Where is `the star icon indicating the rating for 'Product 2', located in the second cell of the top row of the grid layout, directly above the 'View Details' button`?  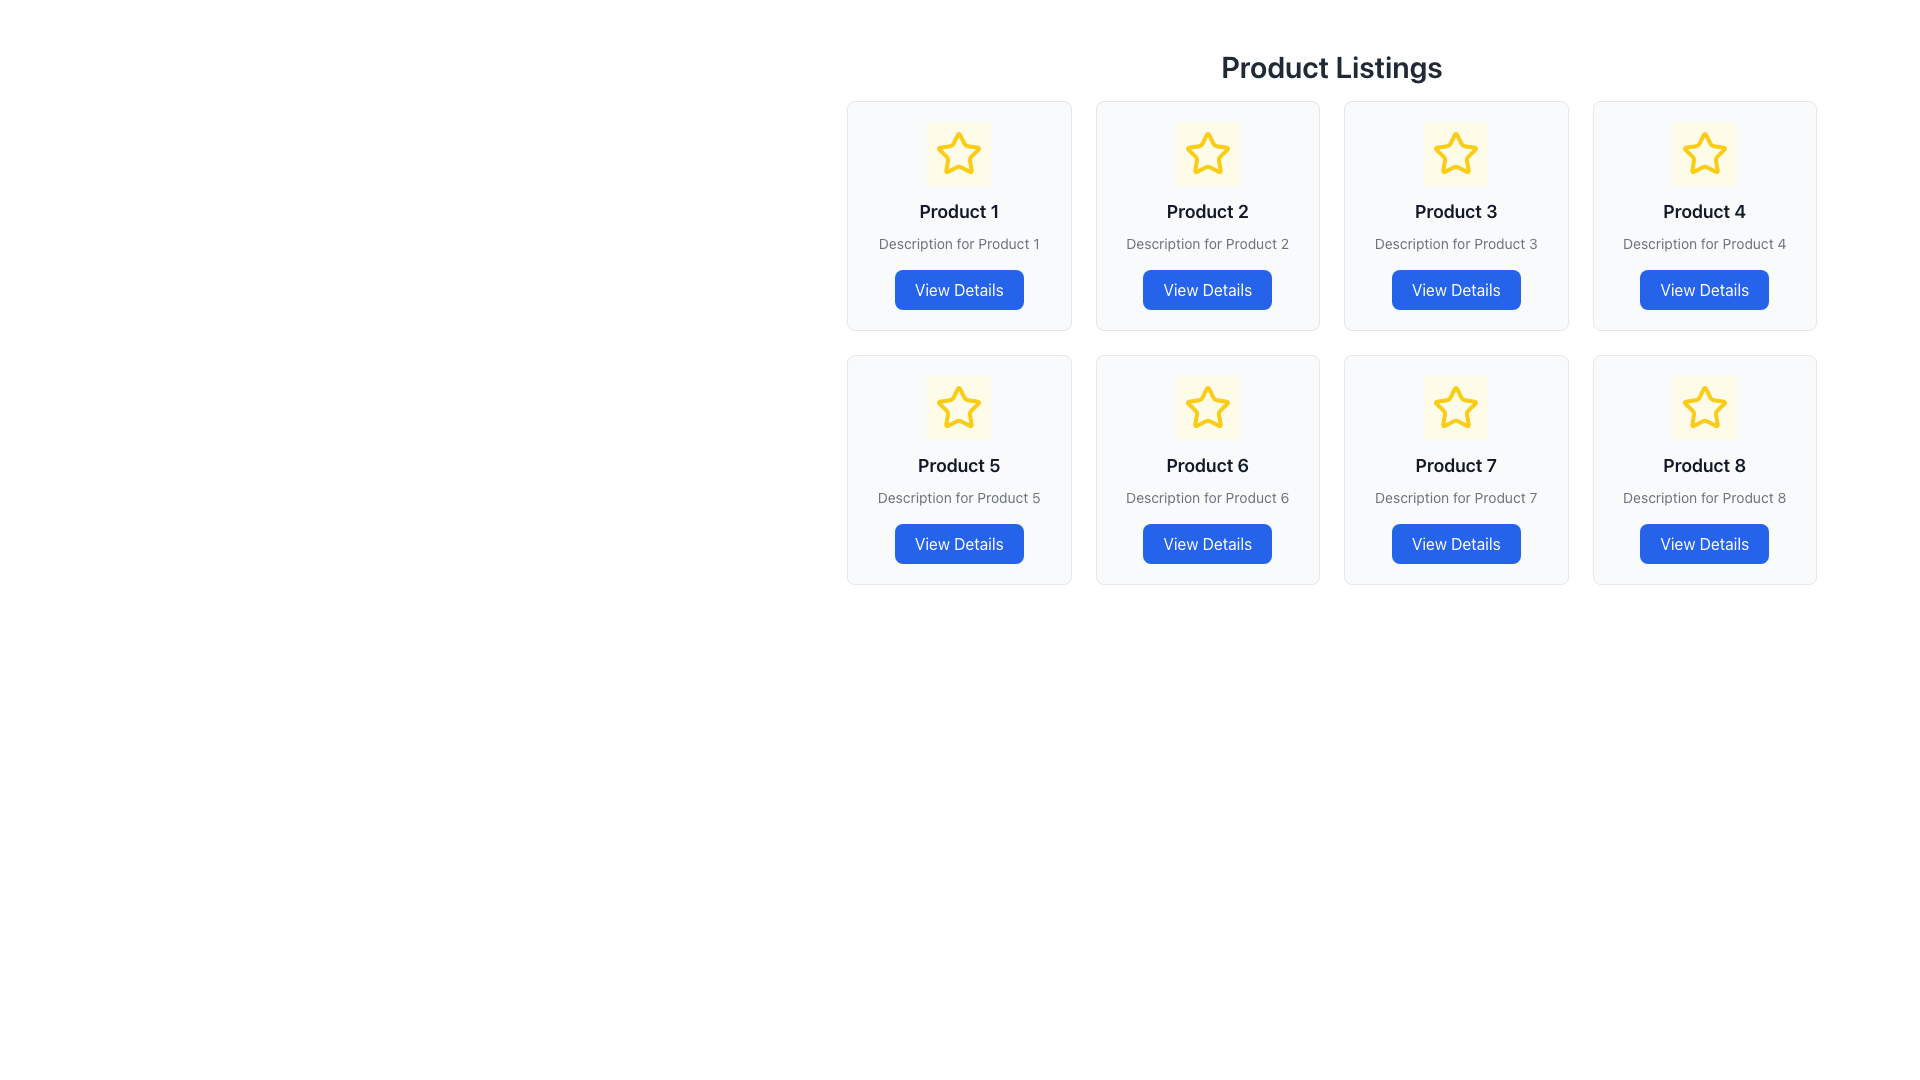 the star icon indicating the rating for 'Product 2', located in the second cell of the top row of the grid layout, directly above the 'View Details' button is located at coordinates (1206, 152).